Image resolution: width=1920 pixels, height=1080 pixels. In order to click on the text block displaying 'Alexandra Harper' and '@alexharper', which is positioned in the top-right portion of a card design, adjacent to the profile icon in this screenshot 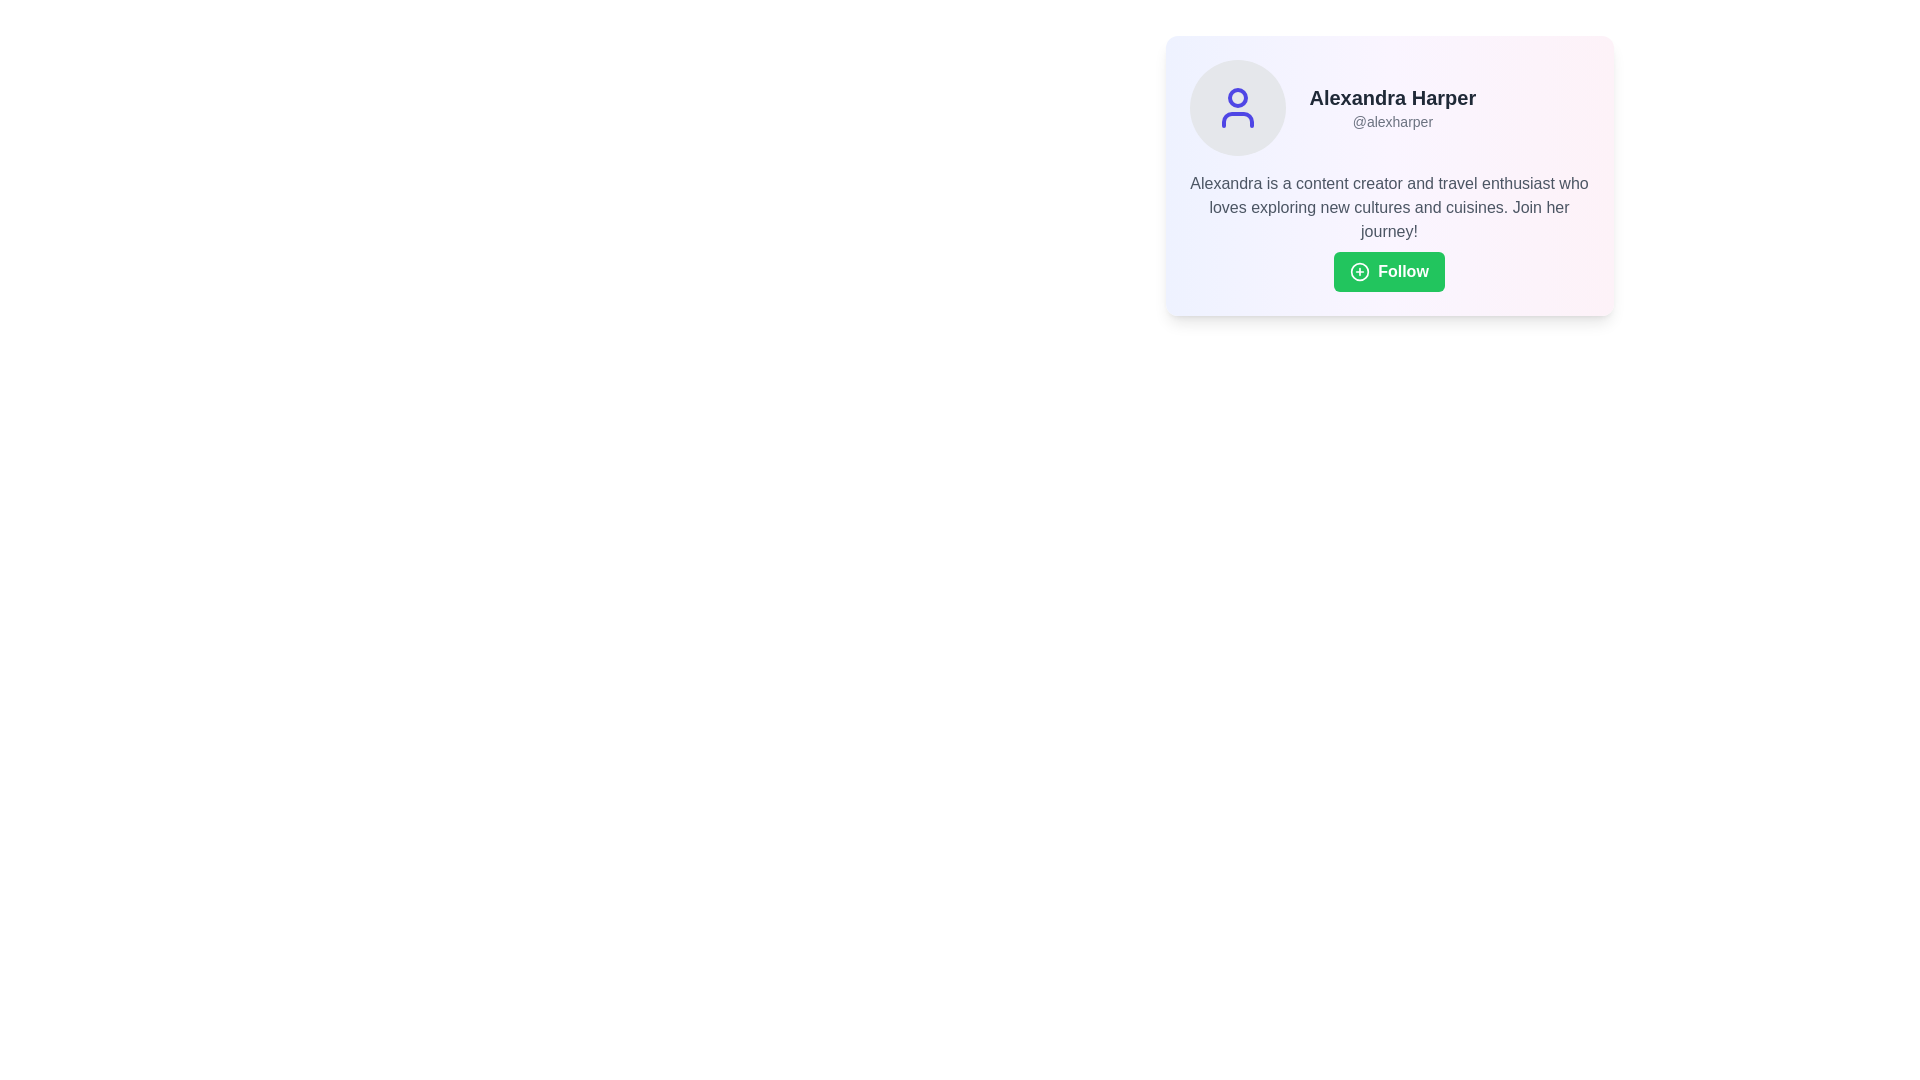, I will do `click(1391, 108)`.